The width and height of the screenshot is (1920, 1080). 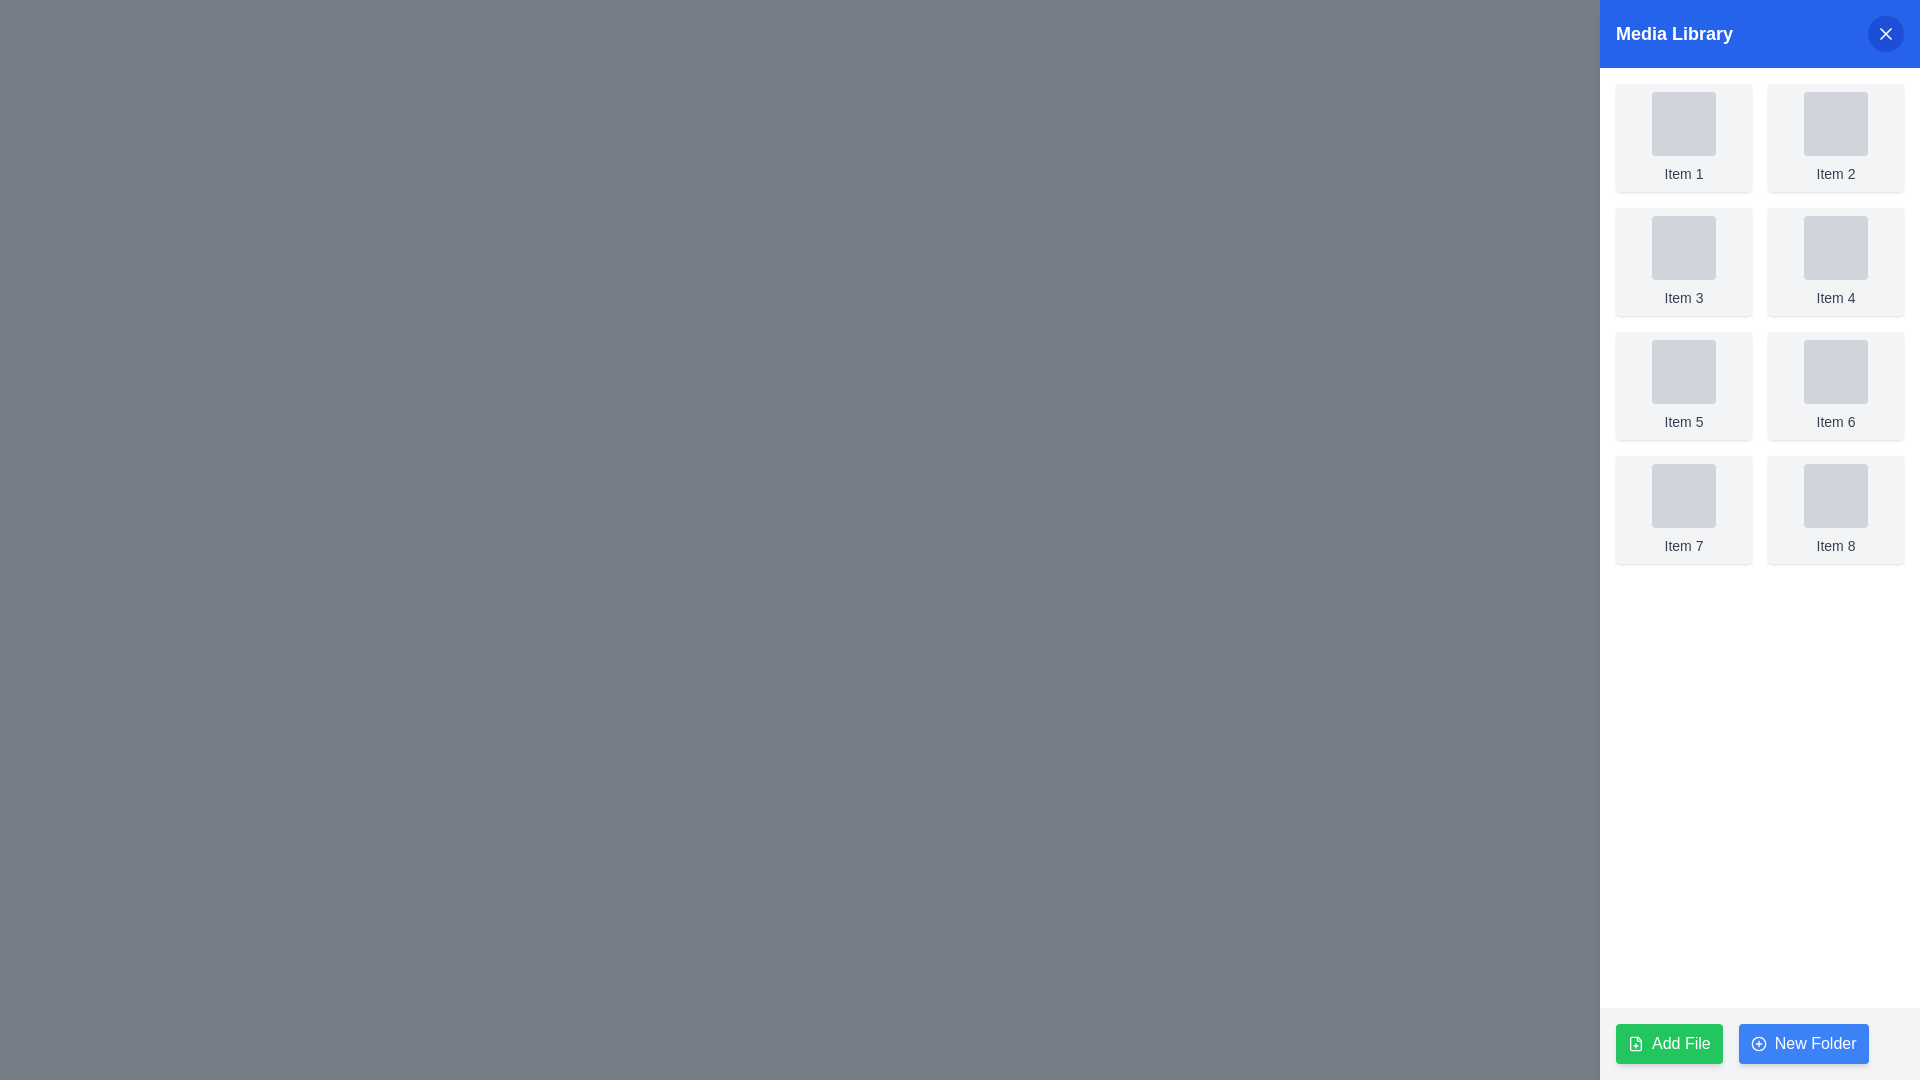 I want to click on the 'Add File' button, which contains a small SVG icon representing a document with a highlighted area at the top, located in the lower-left corner of the interface, so click(x=1636, y=1043).